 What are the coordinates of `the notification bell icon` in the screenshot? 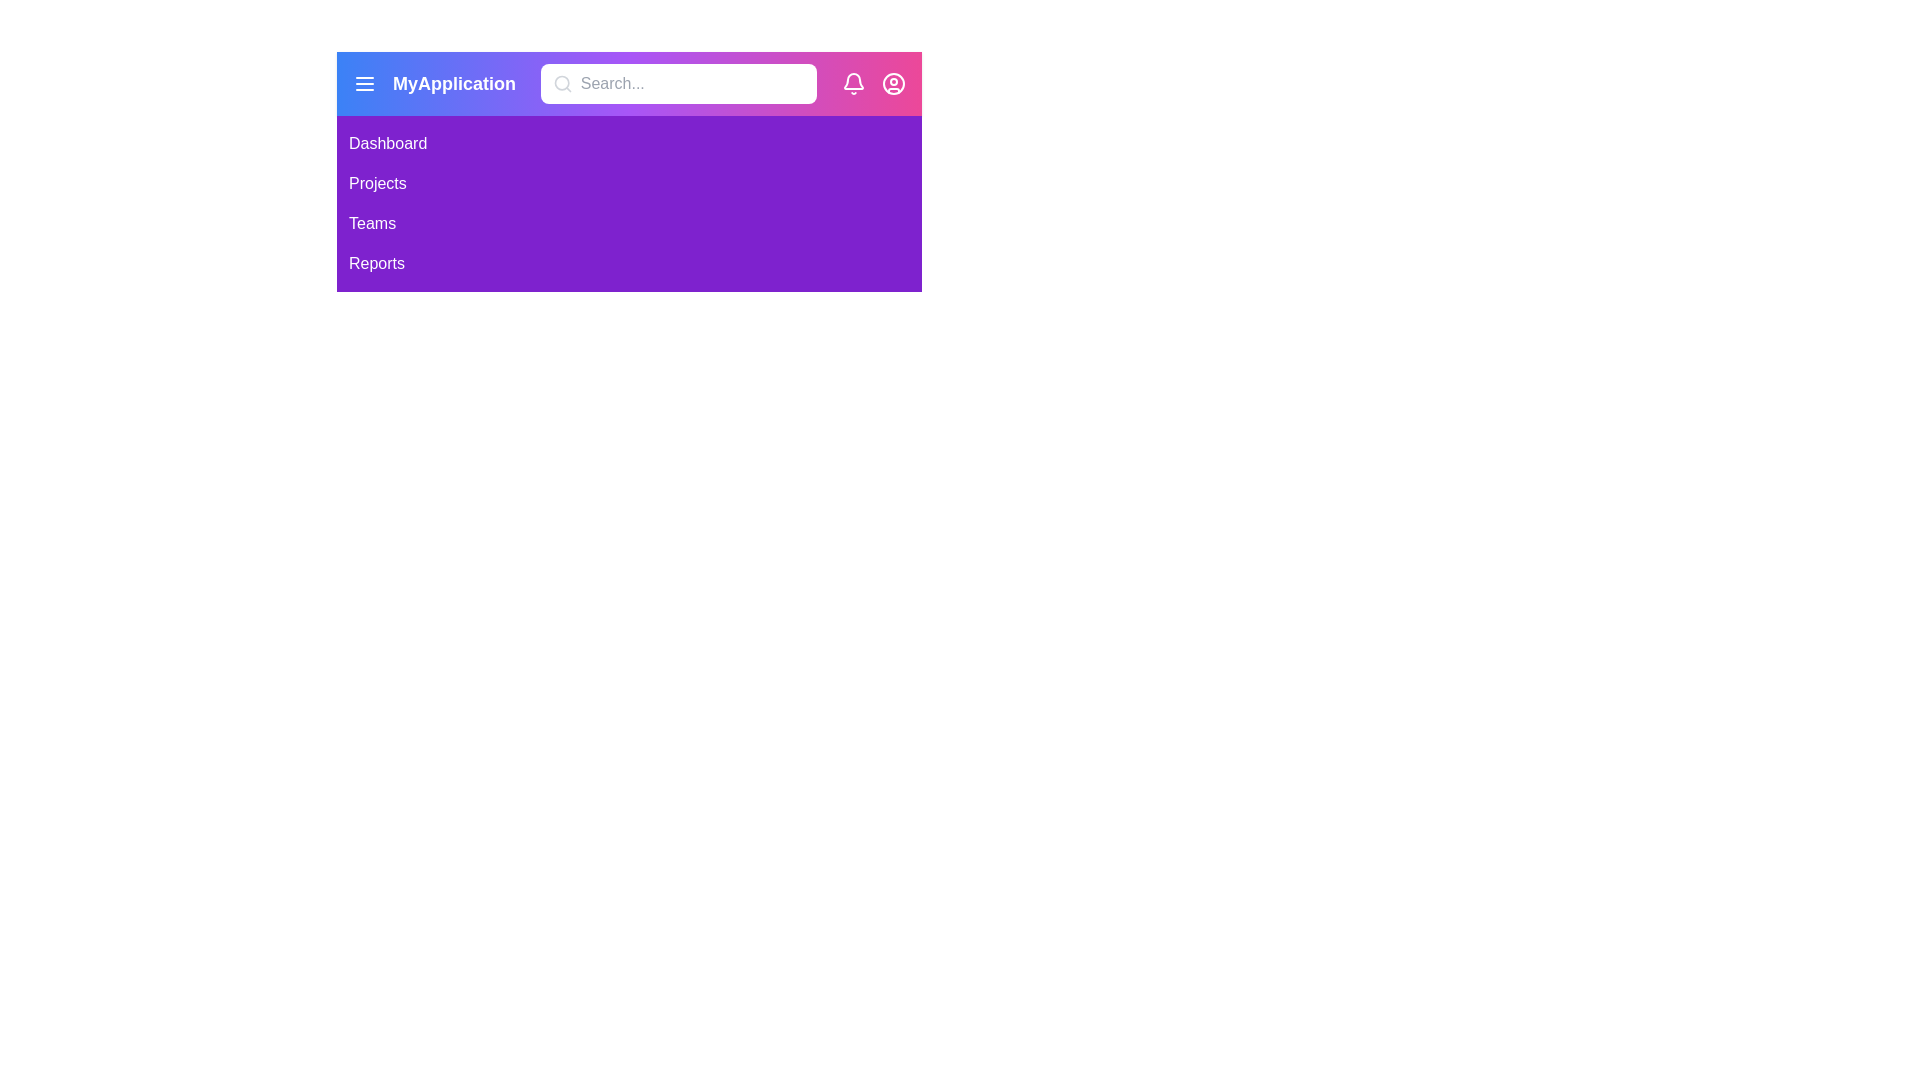 It's located at (854, 83).